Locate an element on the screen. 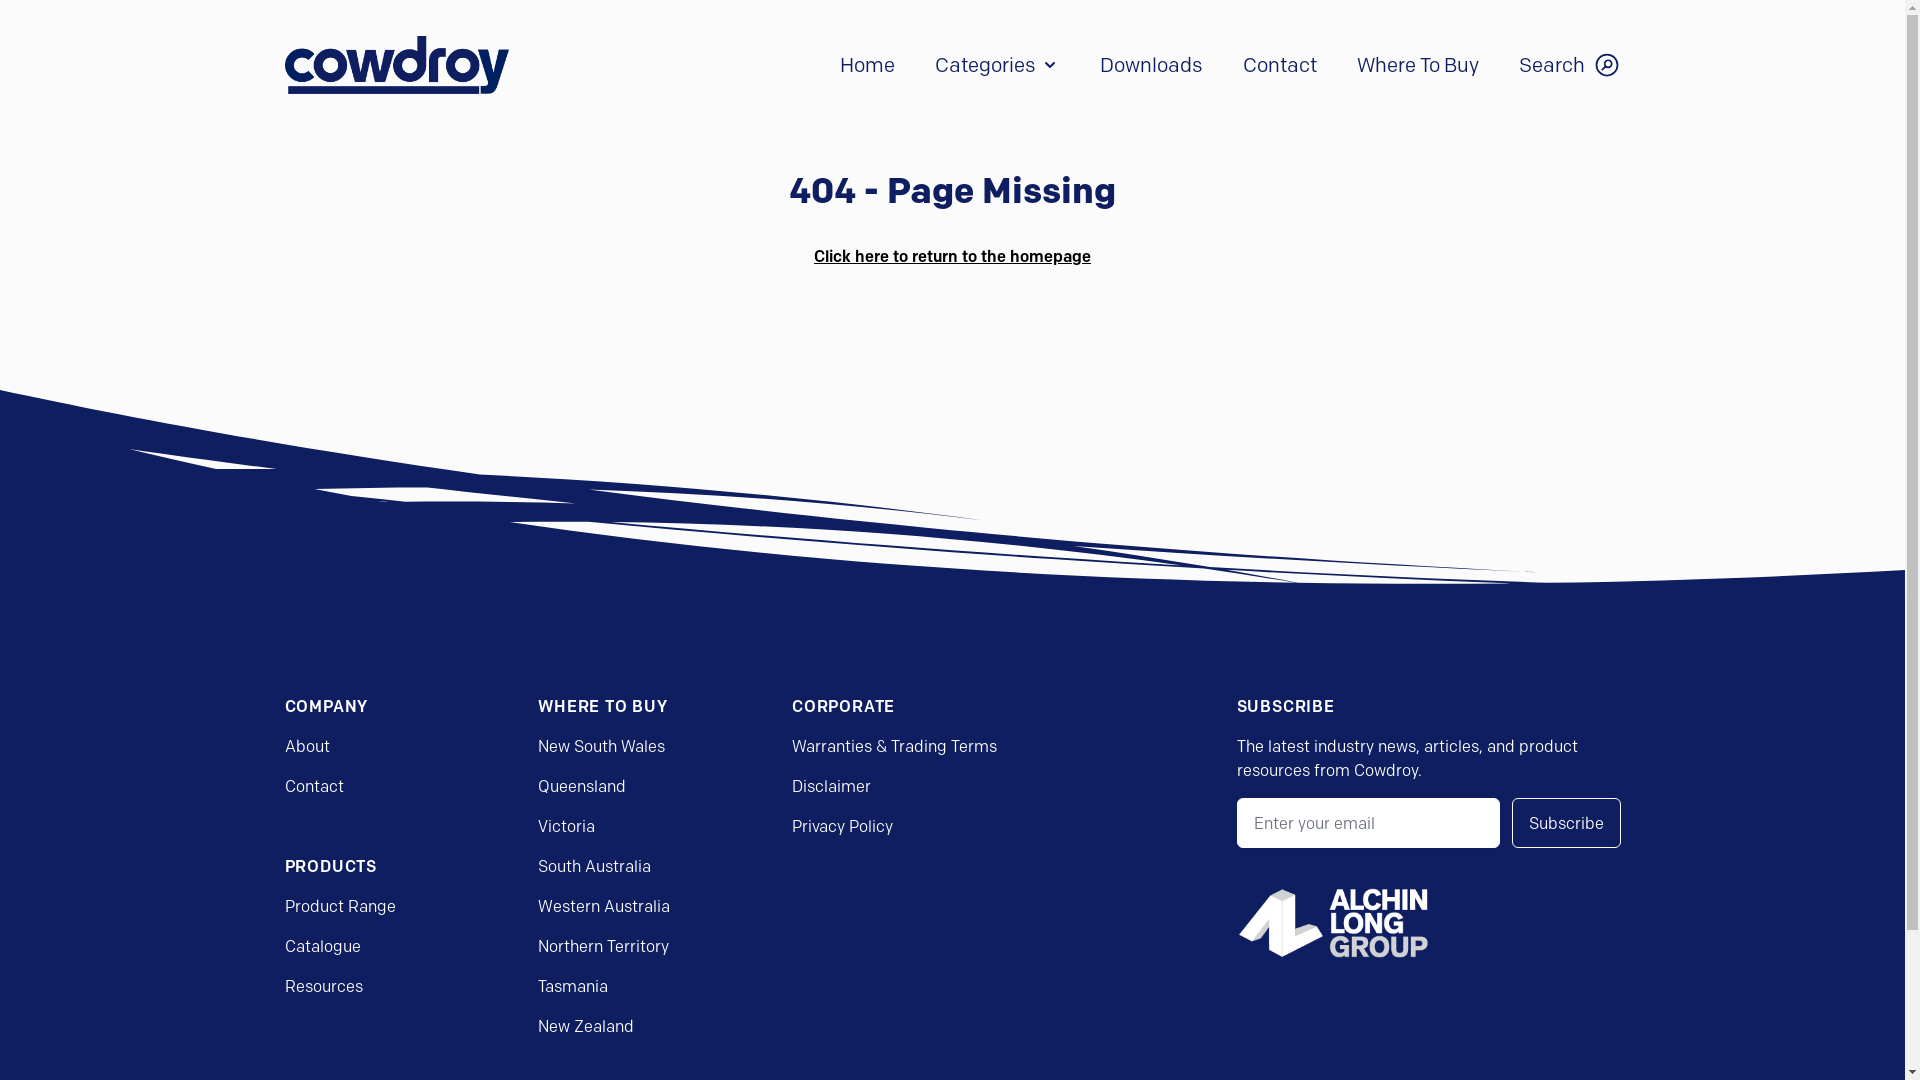 The height and width of the screenshot is (1080, 1920). 'Disclaimer' is located at coordinates (831, 785).